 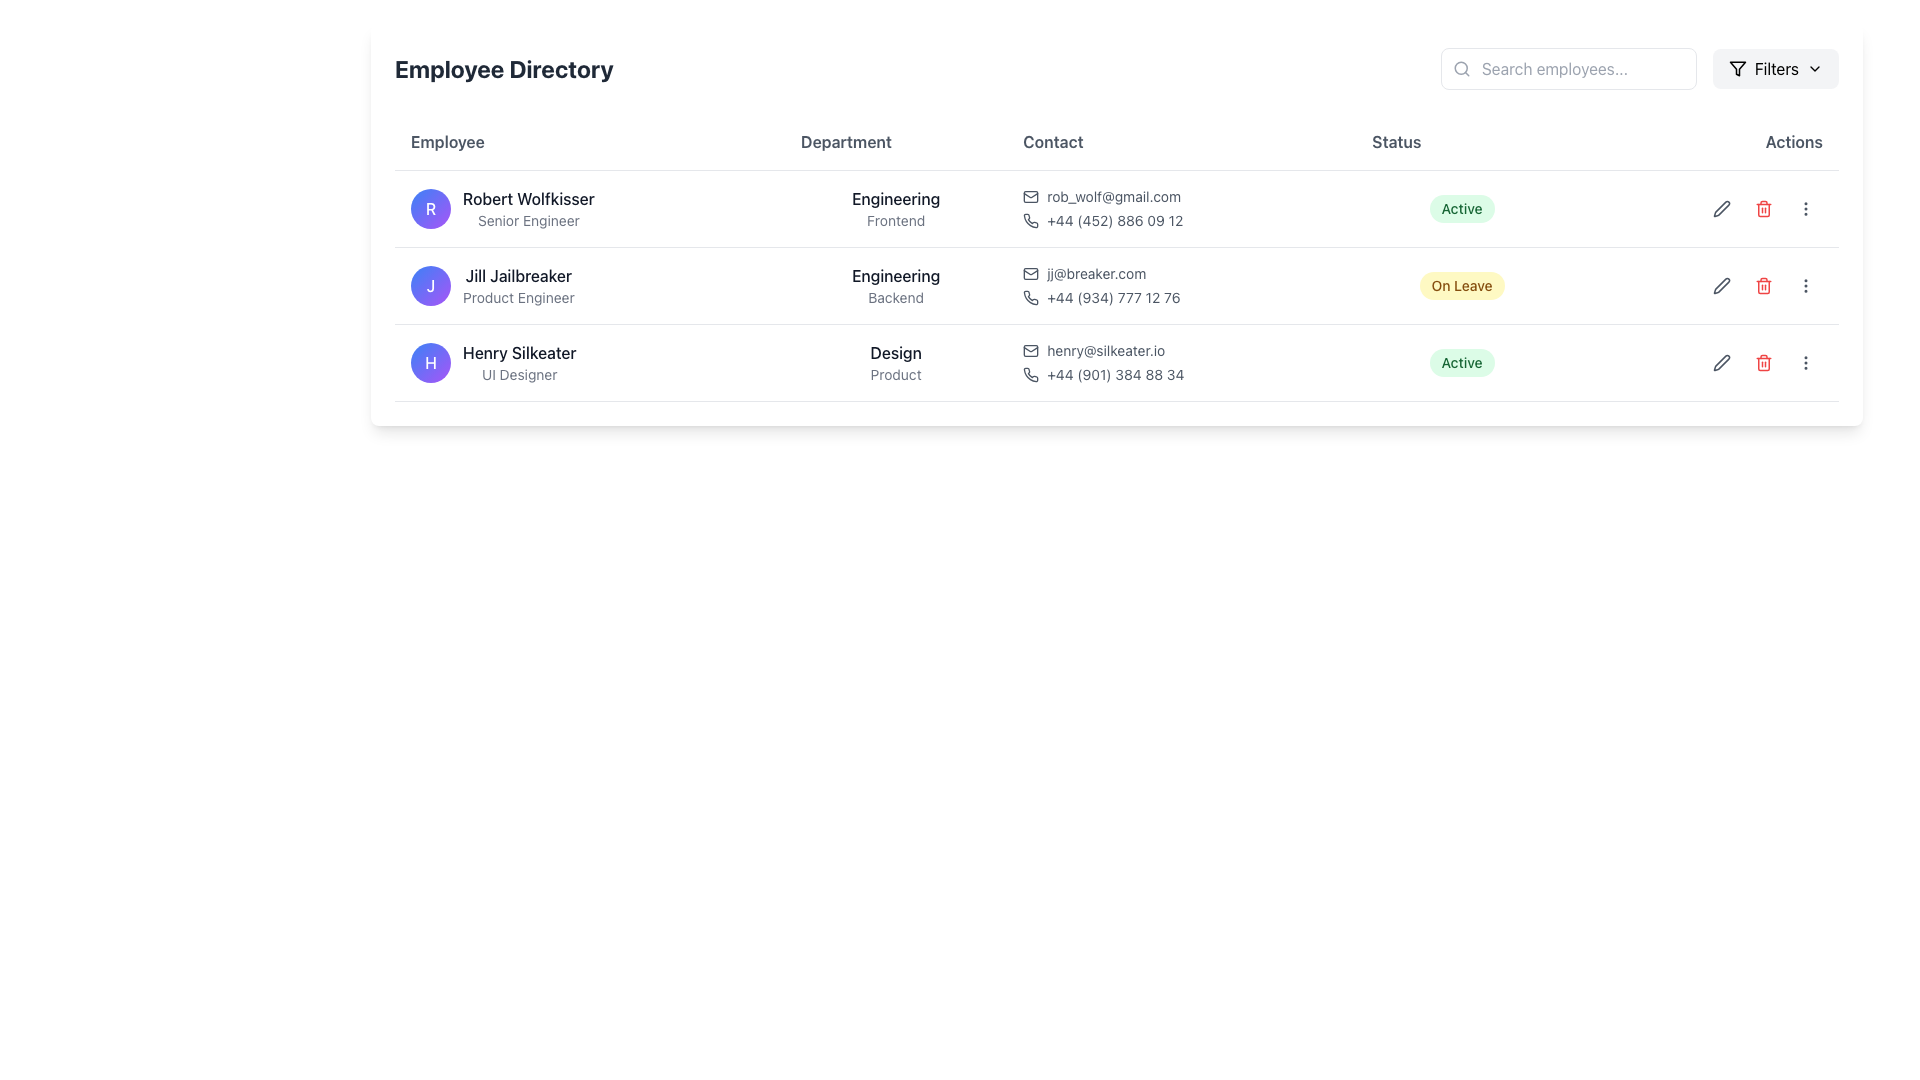 What do you see at coordinates (1181, 208) in the screenshot?
I see `the phone number '+44 (452) 886 09 12' in the 'Contact' column of the first row in the 'Employee Directory' table to initiate a call` at bounding box center [1181, 208].